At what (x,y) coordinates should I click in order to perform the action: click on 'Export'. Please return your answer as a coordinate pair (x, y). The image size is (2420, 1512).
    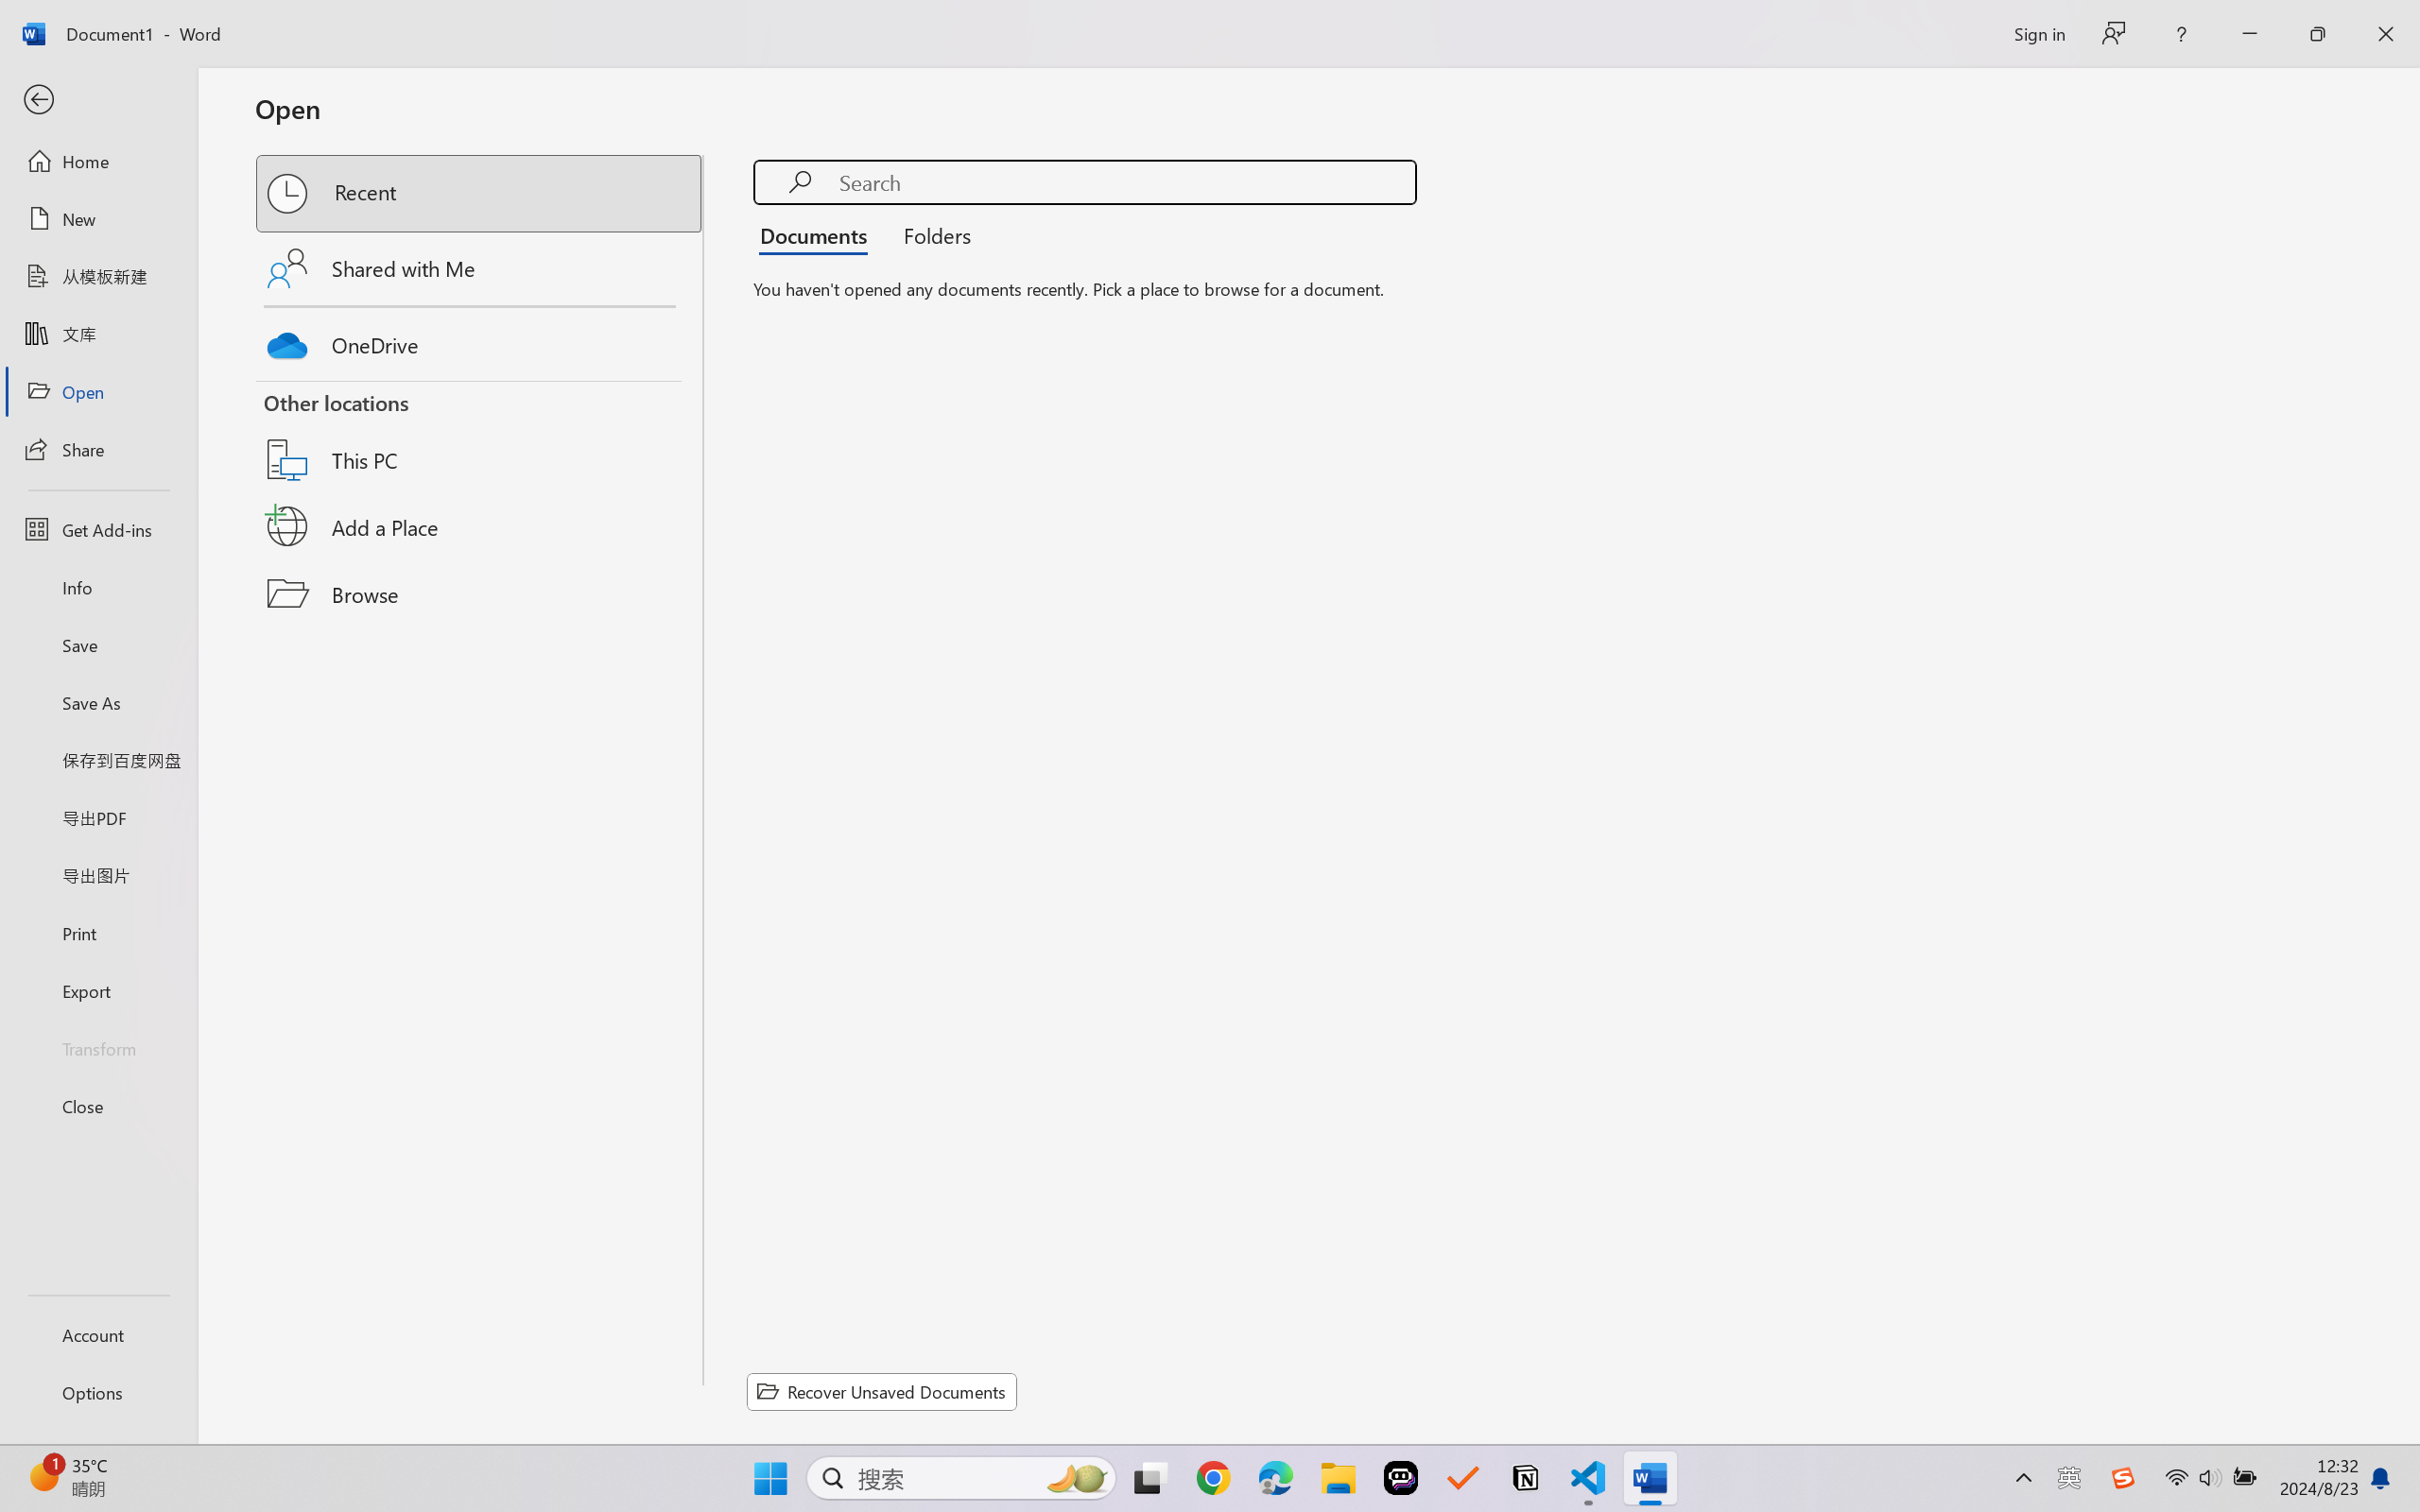
    Looking at the image, I should click on (97, 989).